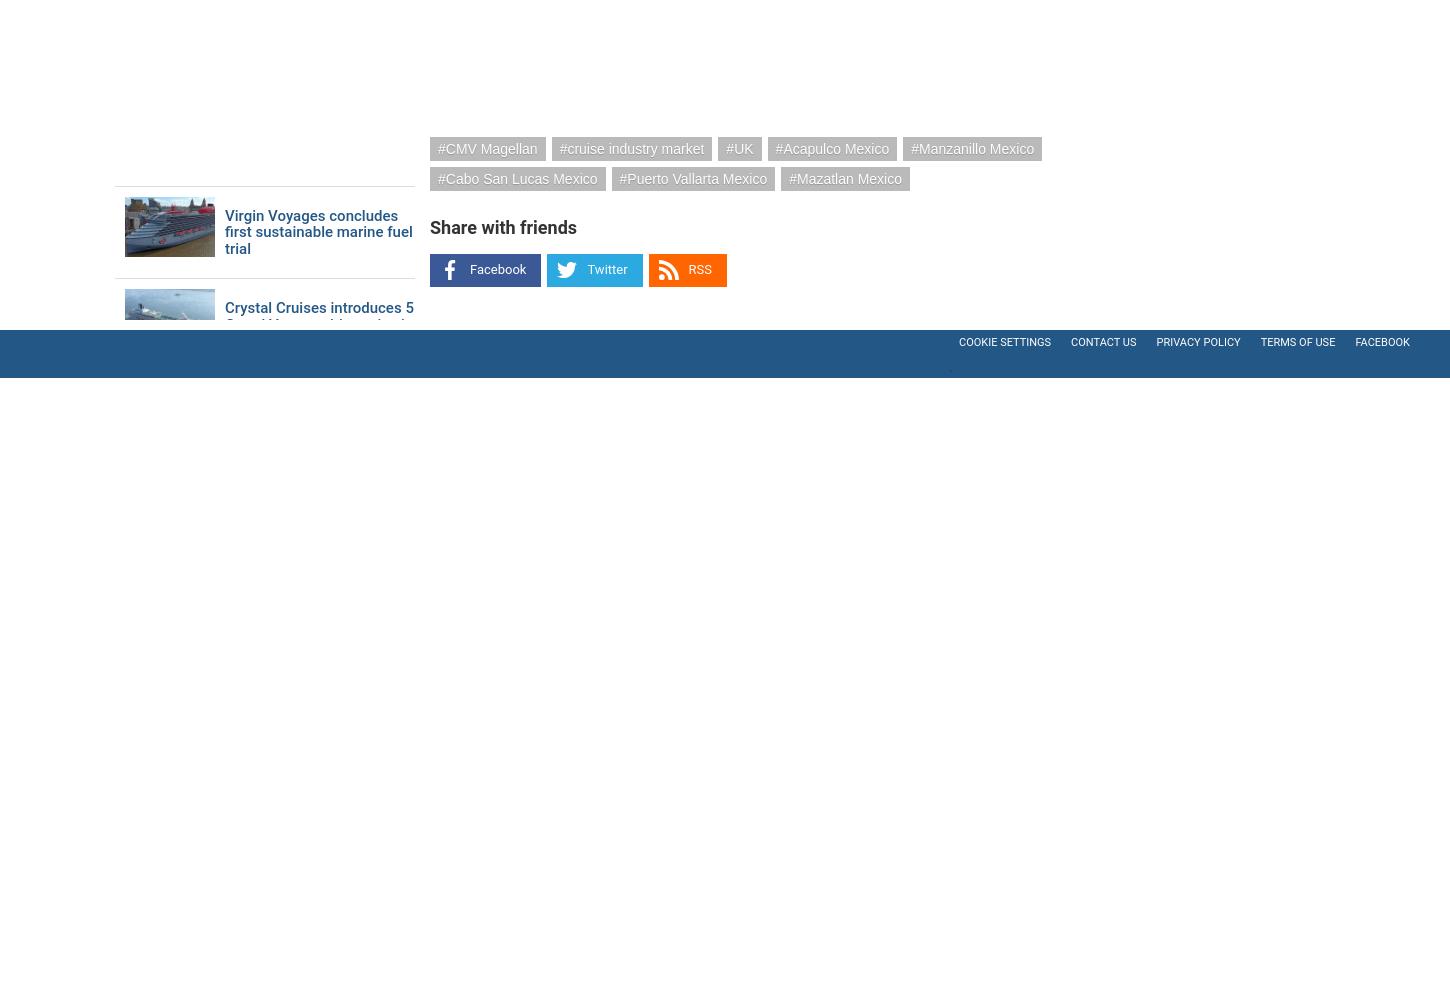  What do you see at coordinates (634, 149) in the screenshot?
I see `'cruise industry market'` at bounding box center [634, 149].